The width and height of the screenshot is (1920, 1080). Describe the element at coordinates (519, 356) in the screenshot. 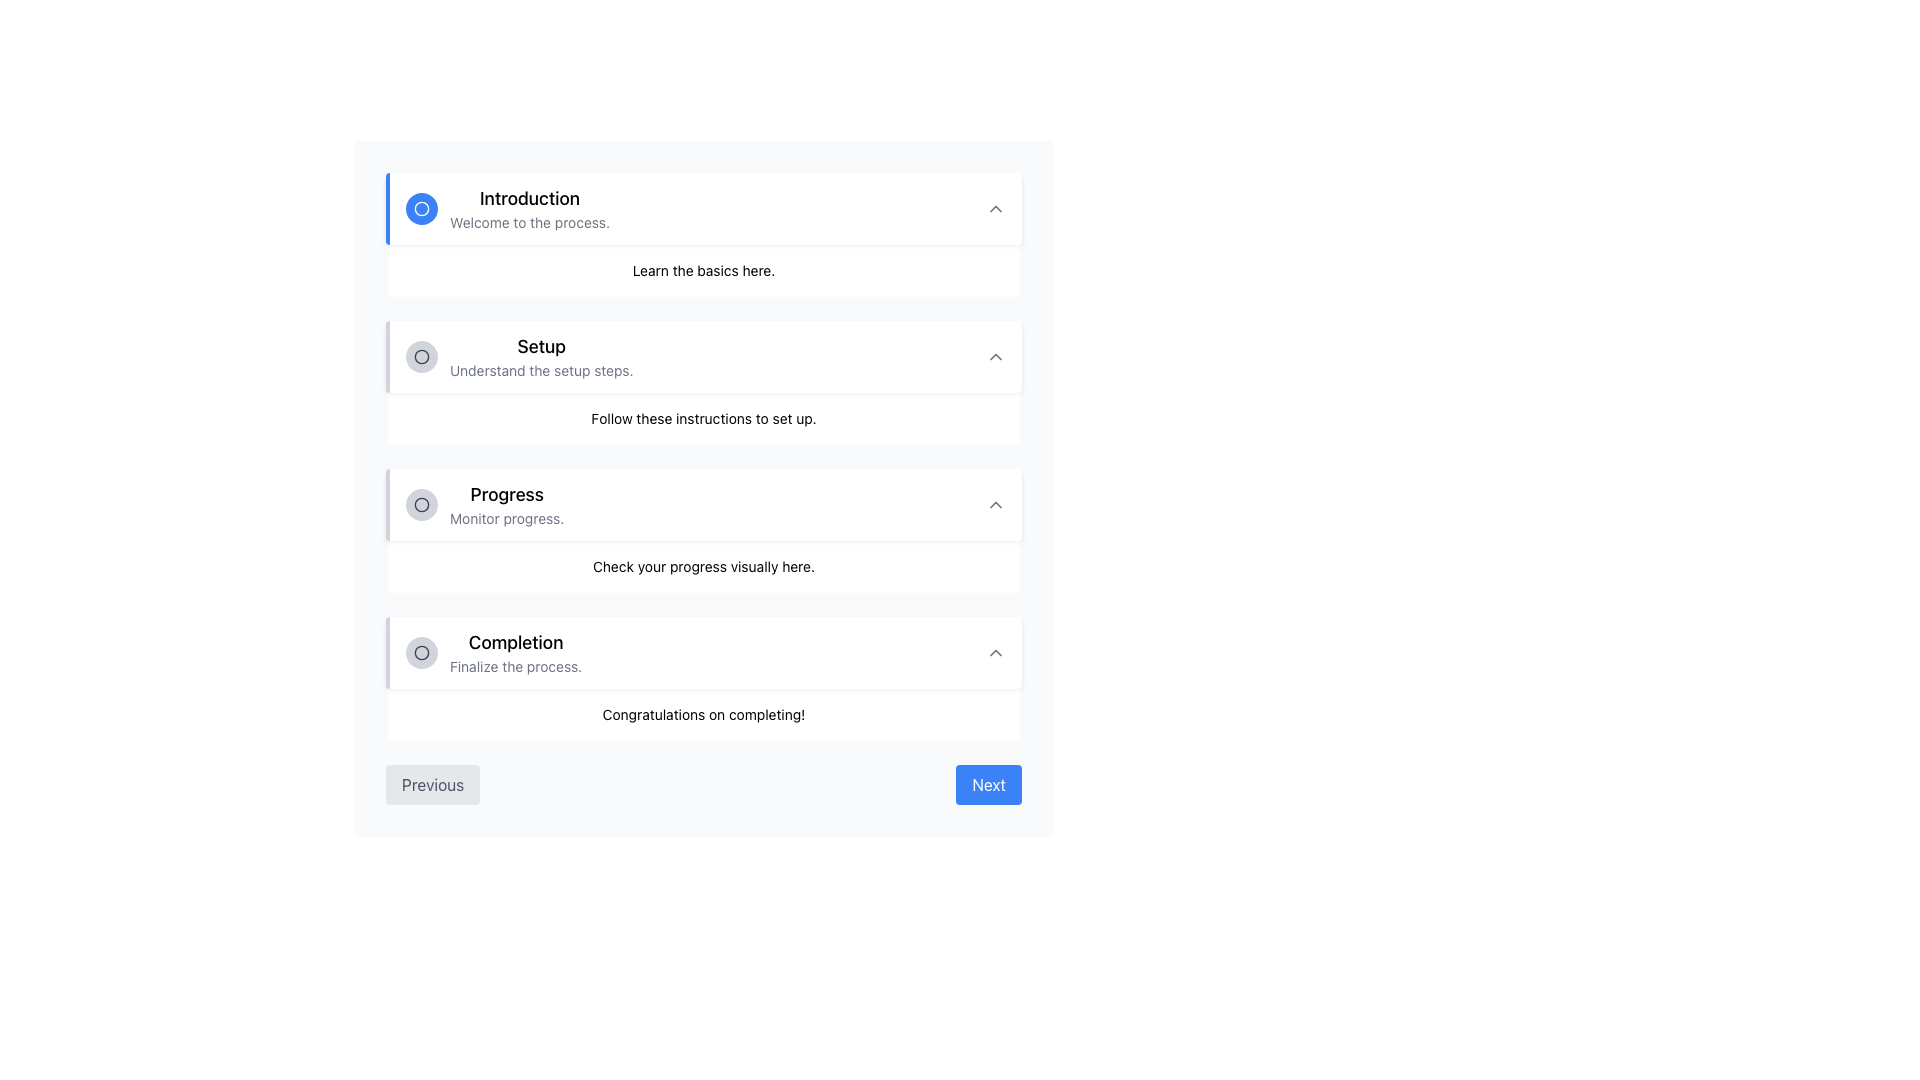

I see `the text section that indicates the setup stage, which is the second item in a vertically stacked list of components, located beneath the 'Introduction' component and above the 'Progress' component` at that location.